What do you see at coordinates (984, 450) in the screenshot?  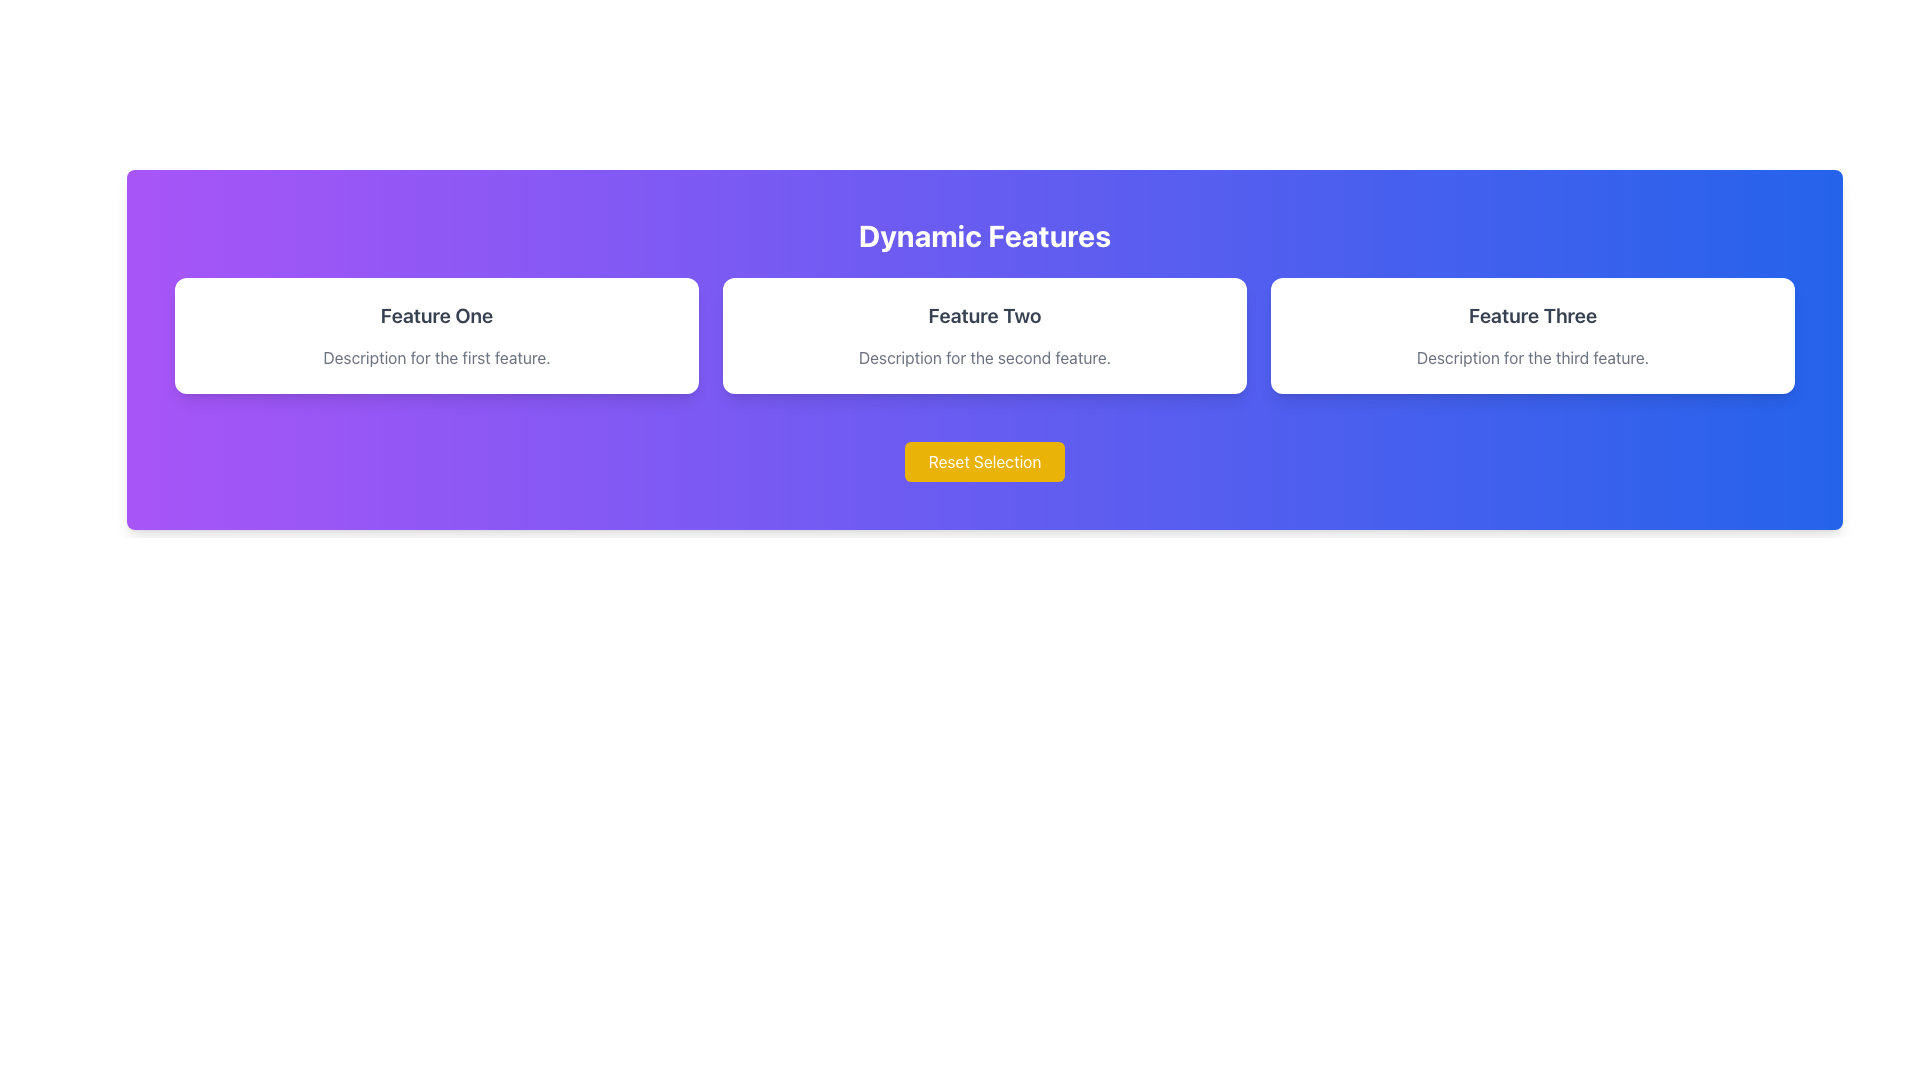 I see `the reset button located at the bottom center of the 'Dynamic Features' section to observe the hover effect` at bounding box center [984, 450].